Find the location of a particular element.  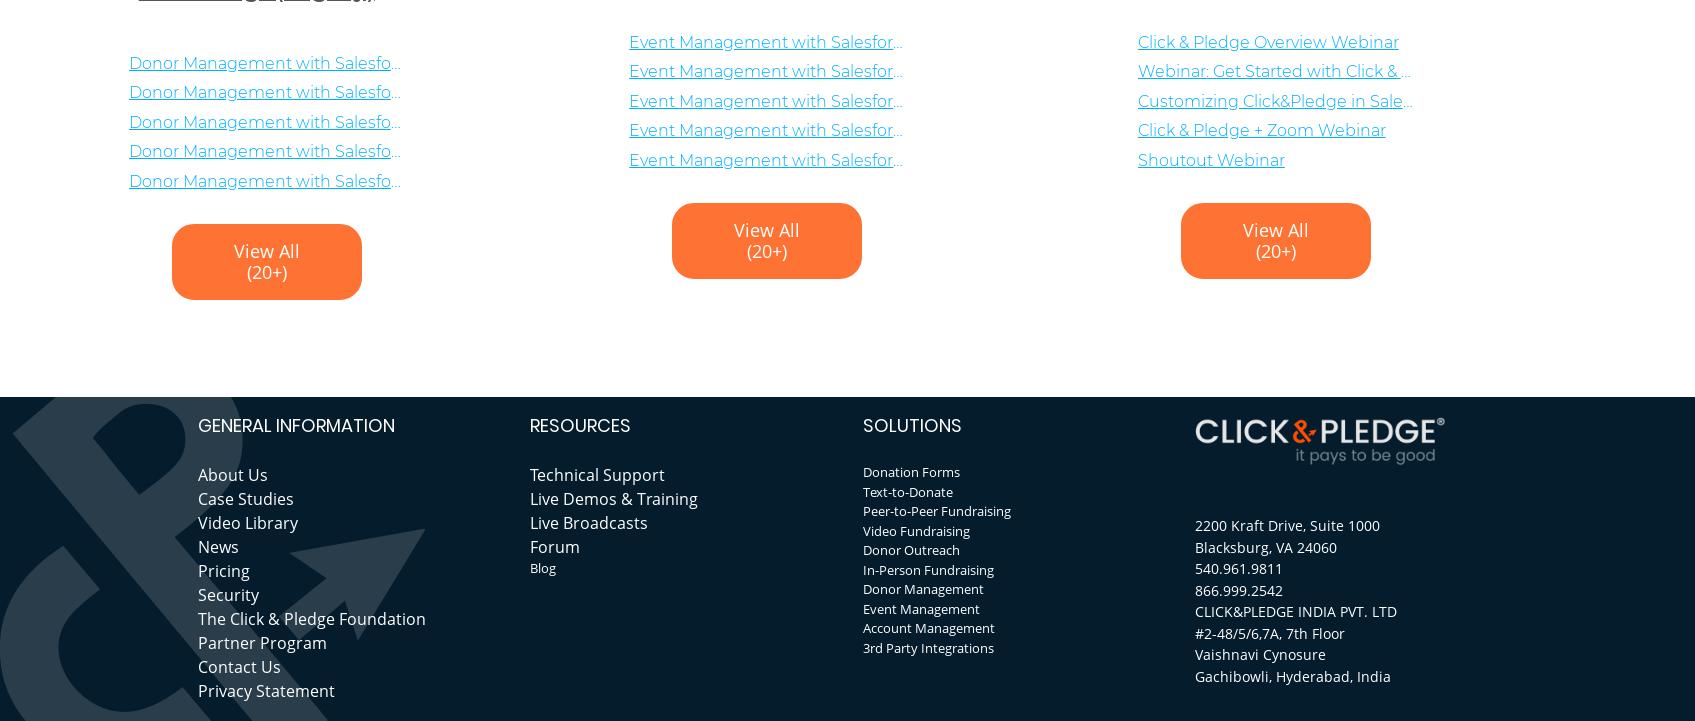

'2200 Kraft Drive, Suite 1000' is located at coordinates (1286, 525).